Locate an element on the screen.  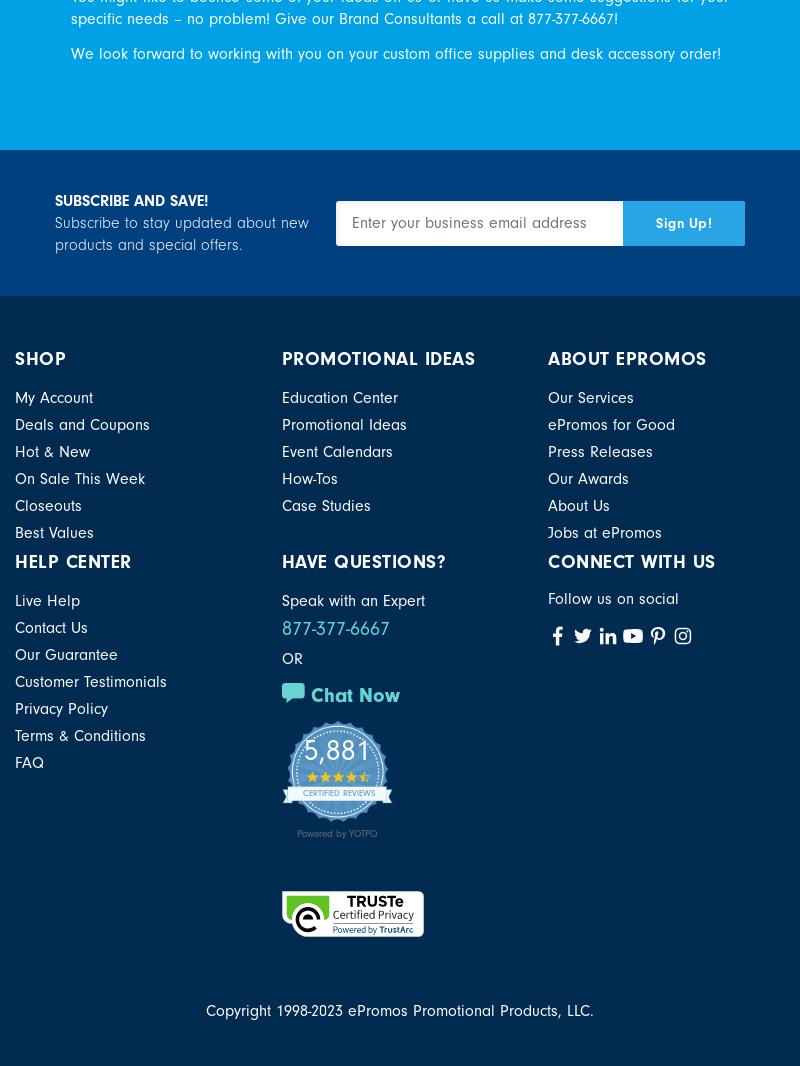
'Terms & Conditions' is located at coordinates (80, 734).